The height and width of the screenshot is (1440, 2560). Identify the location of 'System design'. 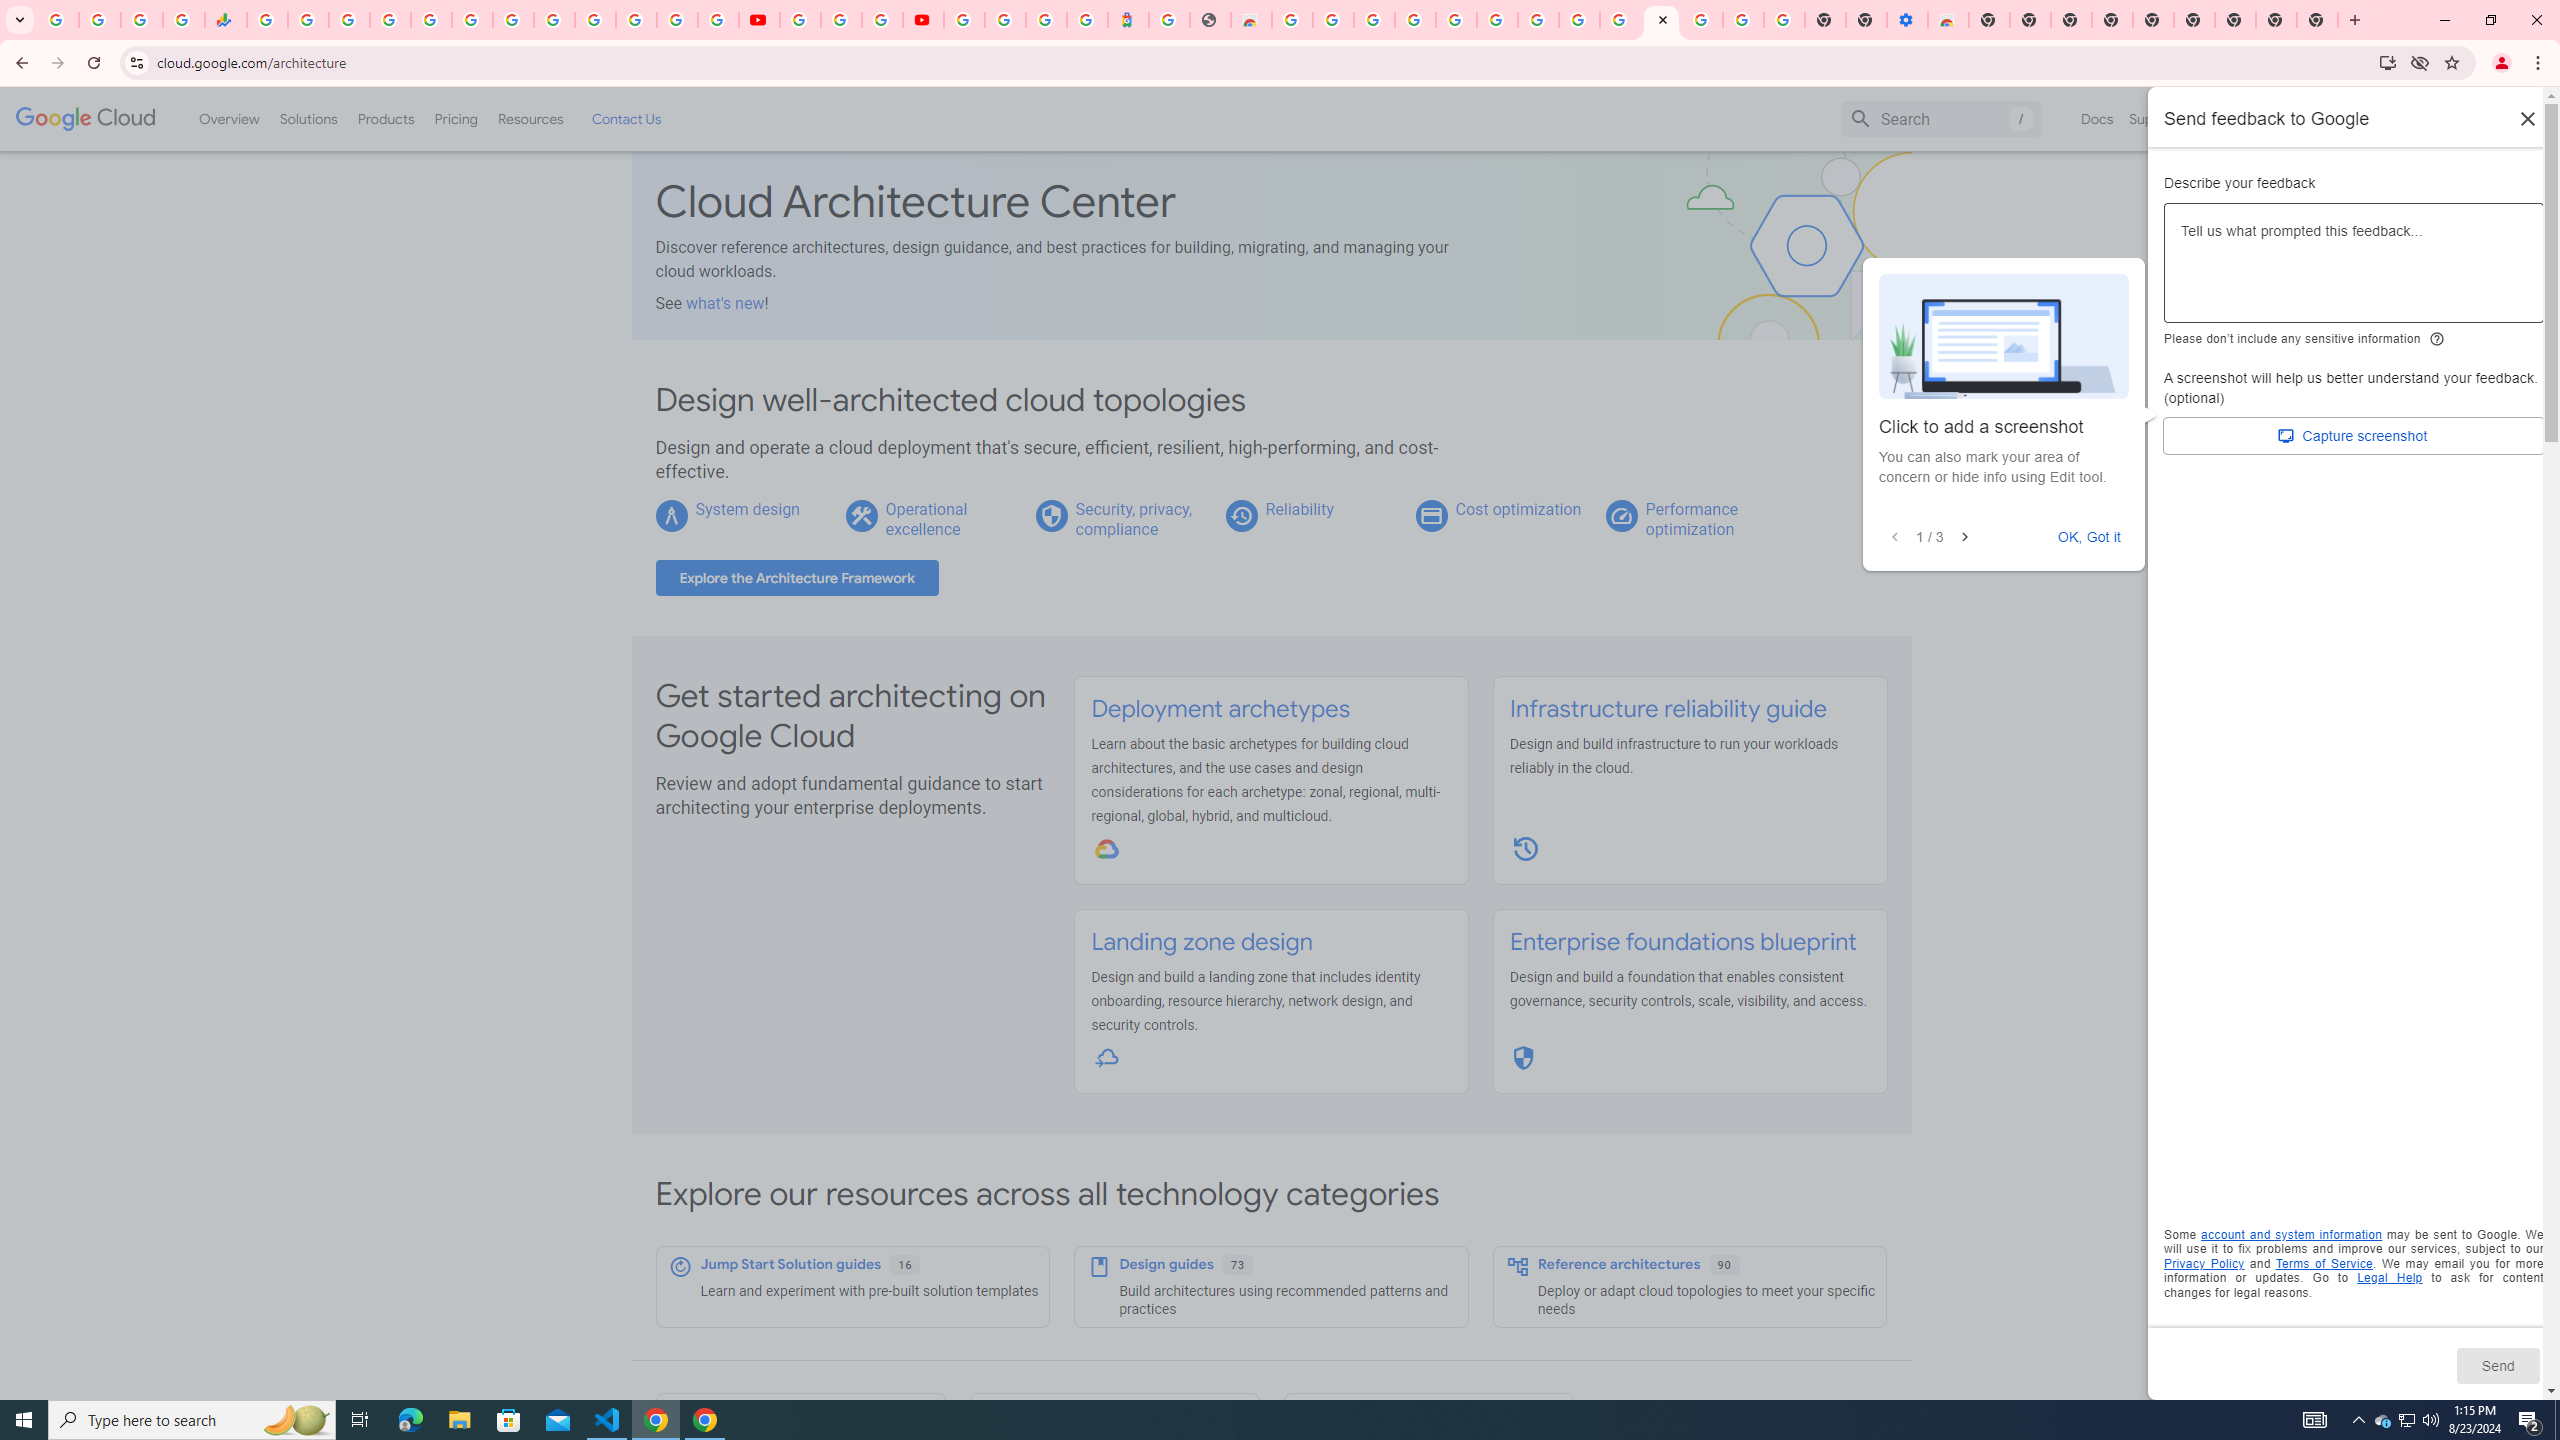
(745, 509).